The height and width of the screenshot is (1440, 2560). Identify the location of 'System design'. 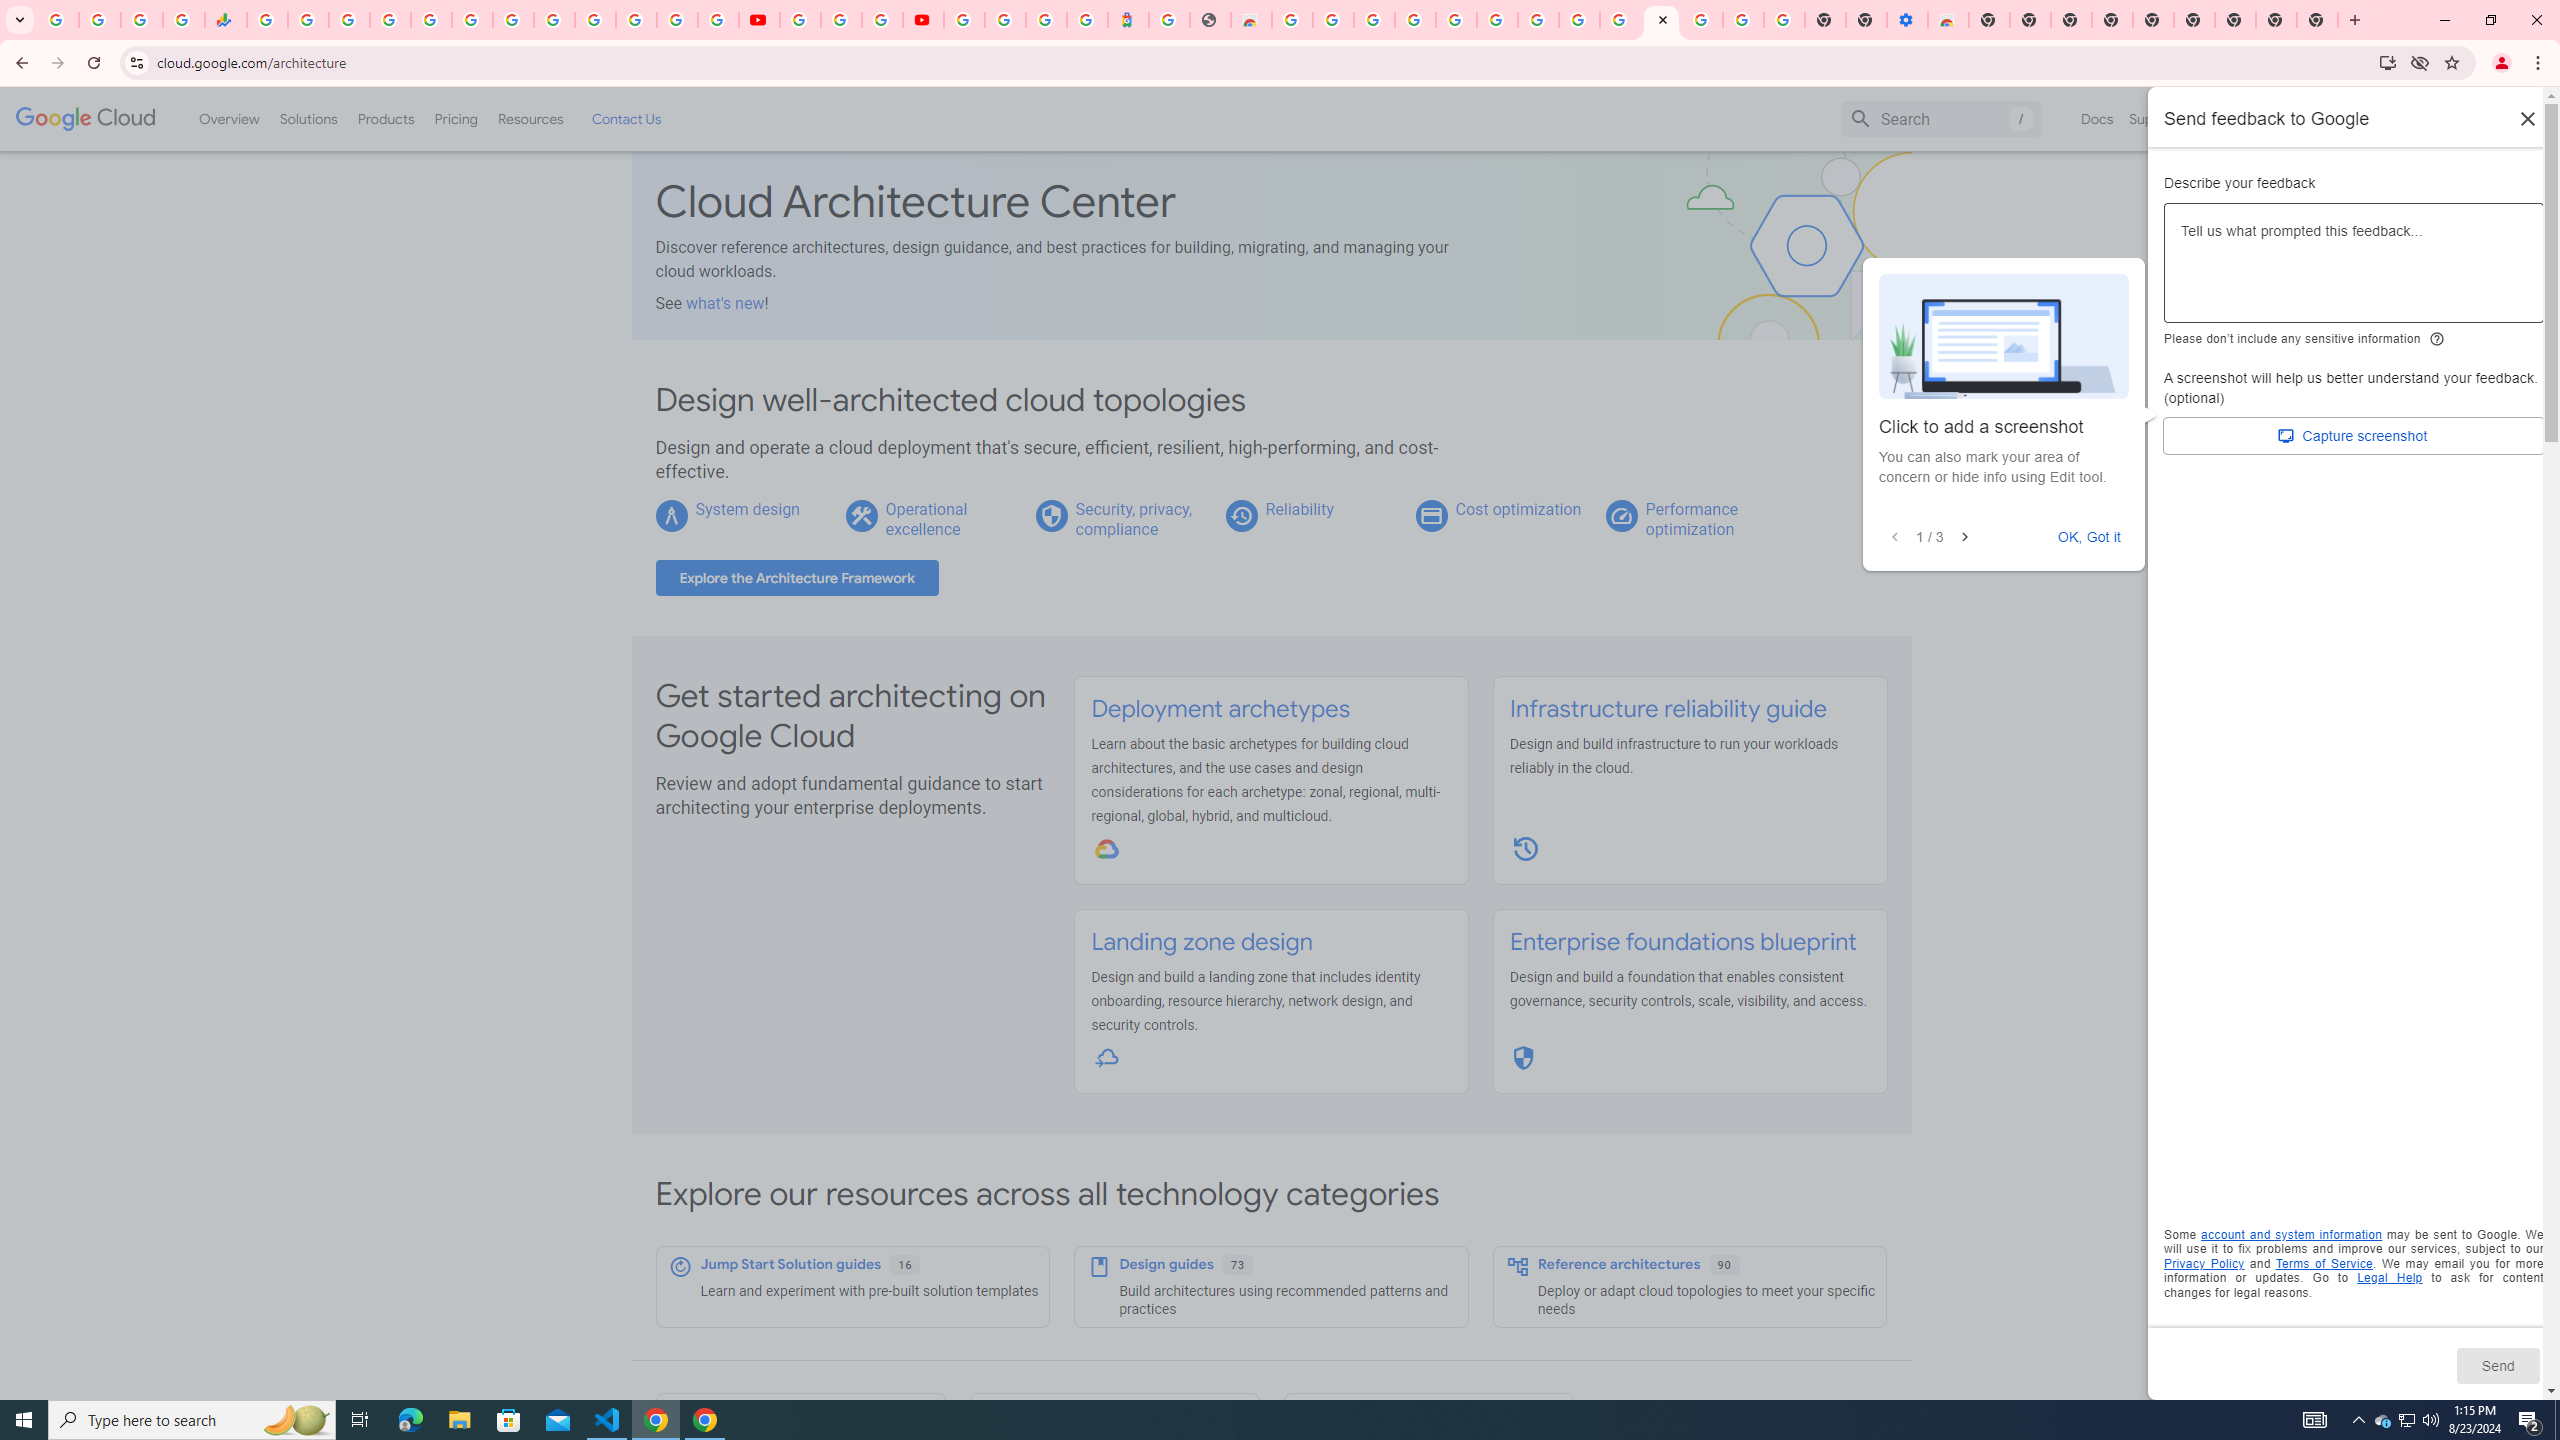
(745, 509).